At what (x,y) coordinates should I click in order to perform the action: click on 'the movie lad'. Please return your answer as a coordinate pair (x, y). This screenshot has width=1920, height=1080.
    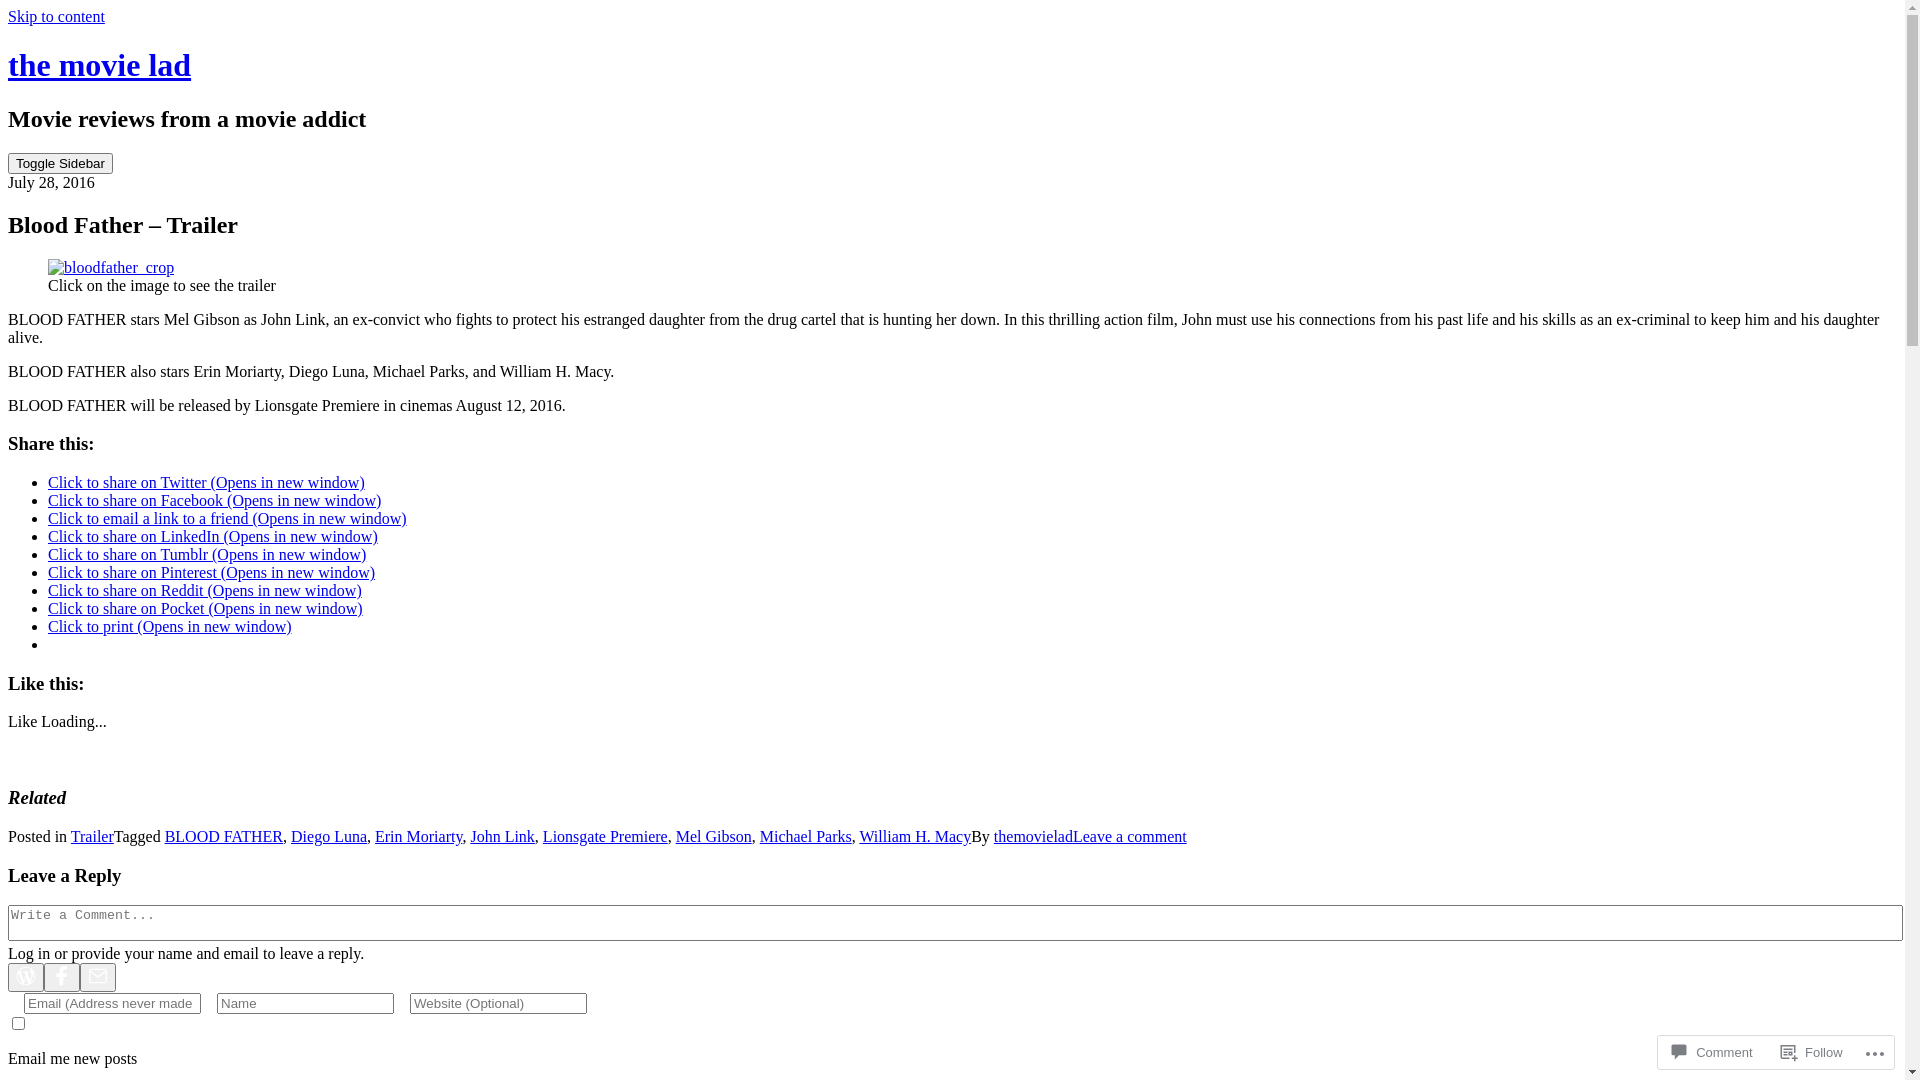
    Looking at the image, I should click on (8, 64).